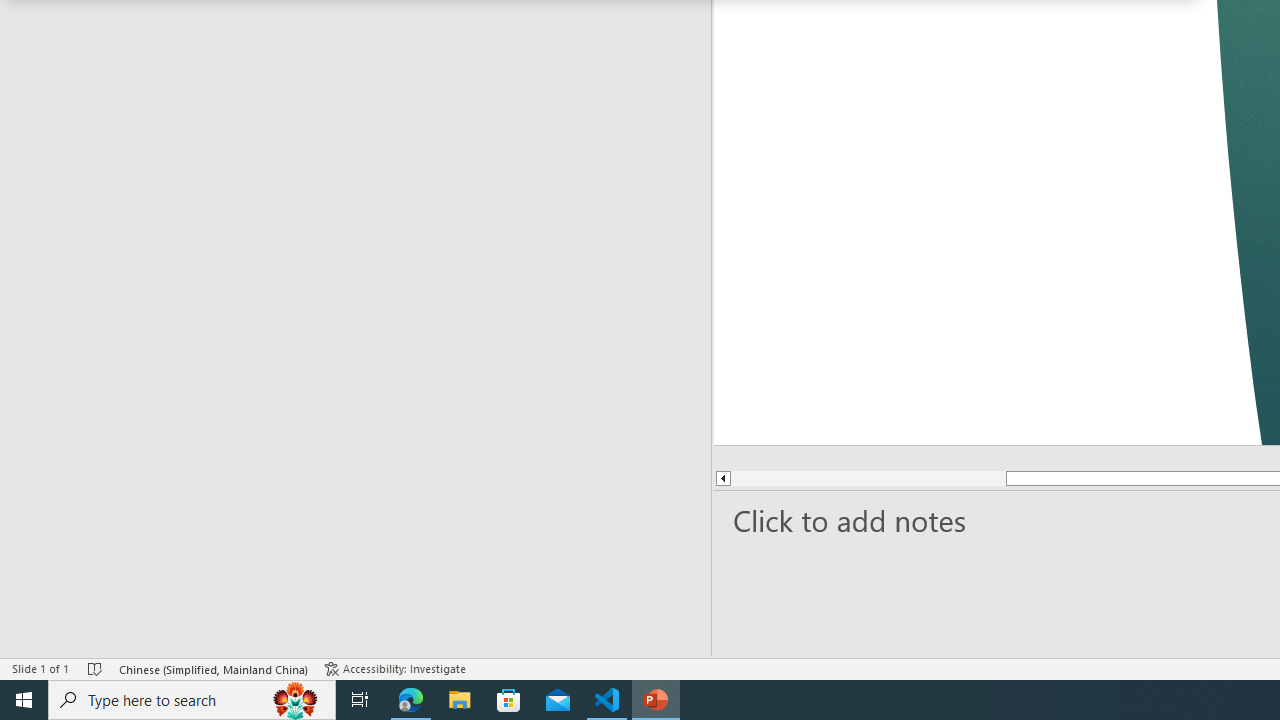 Image resolution: width=1280 pixels, height=720 pixels. Describe the element at coordinates (192, 698) in the screenshot. I see `'Type here to search'` at that location.